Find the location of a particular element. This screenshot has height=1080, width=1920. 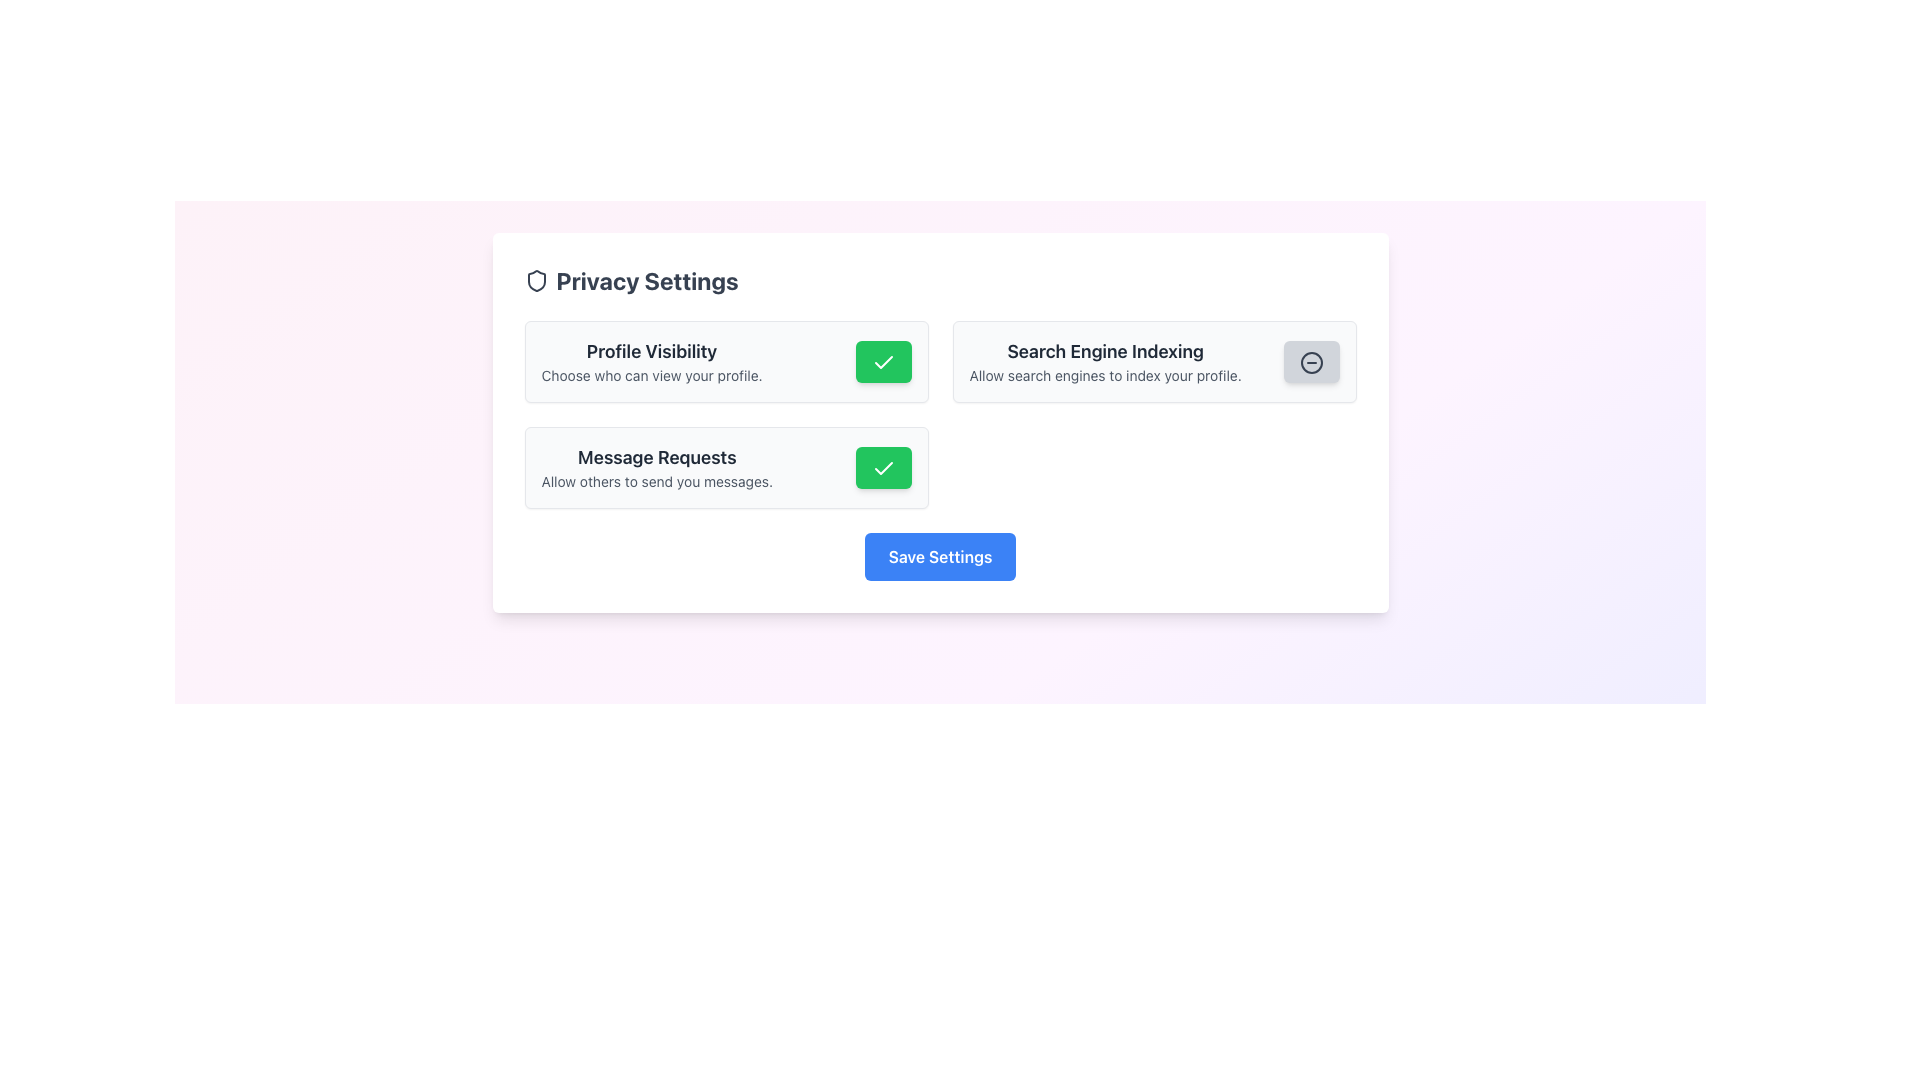

the 'Profile Visibility' icon located in the 'Privacy Settings' section, which indicates that the setting is enabled is located at coordinates (882, 362).